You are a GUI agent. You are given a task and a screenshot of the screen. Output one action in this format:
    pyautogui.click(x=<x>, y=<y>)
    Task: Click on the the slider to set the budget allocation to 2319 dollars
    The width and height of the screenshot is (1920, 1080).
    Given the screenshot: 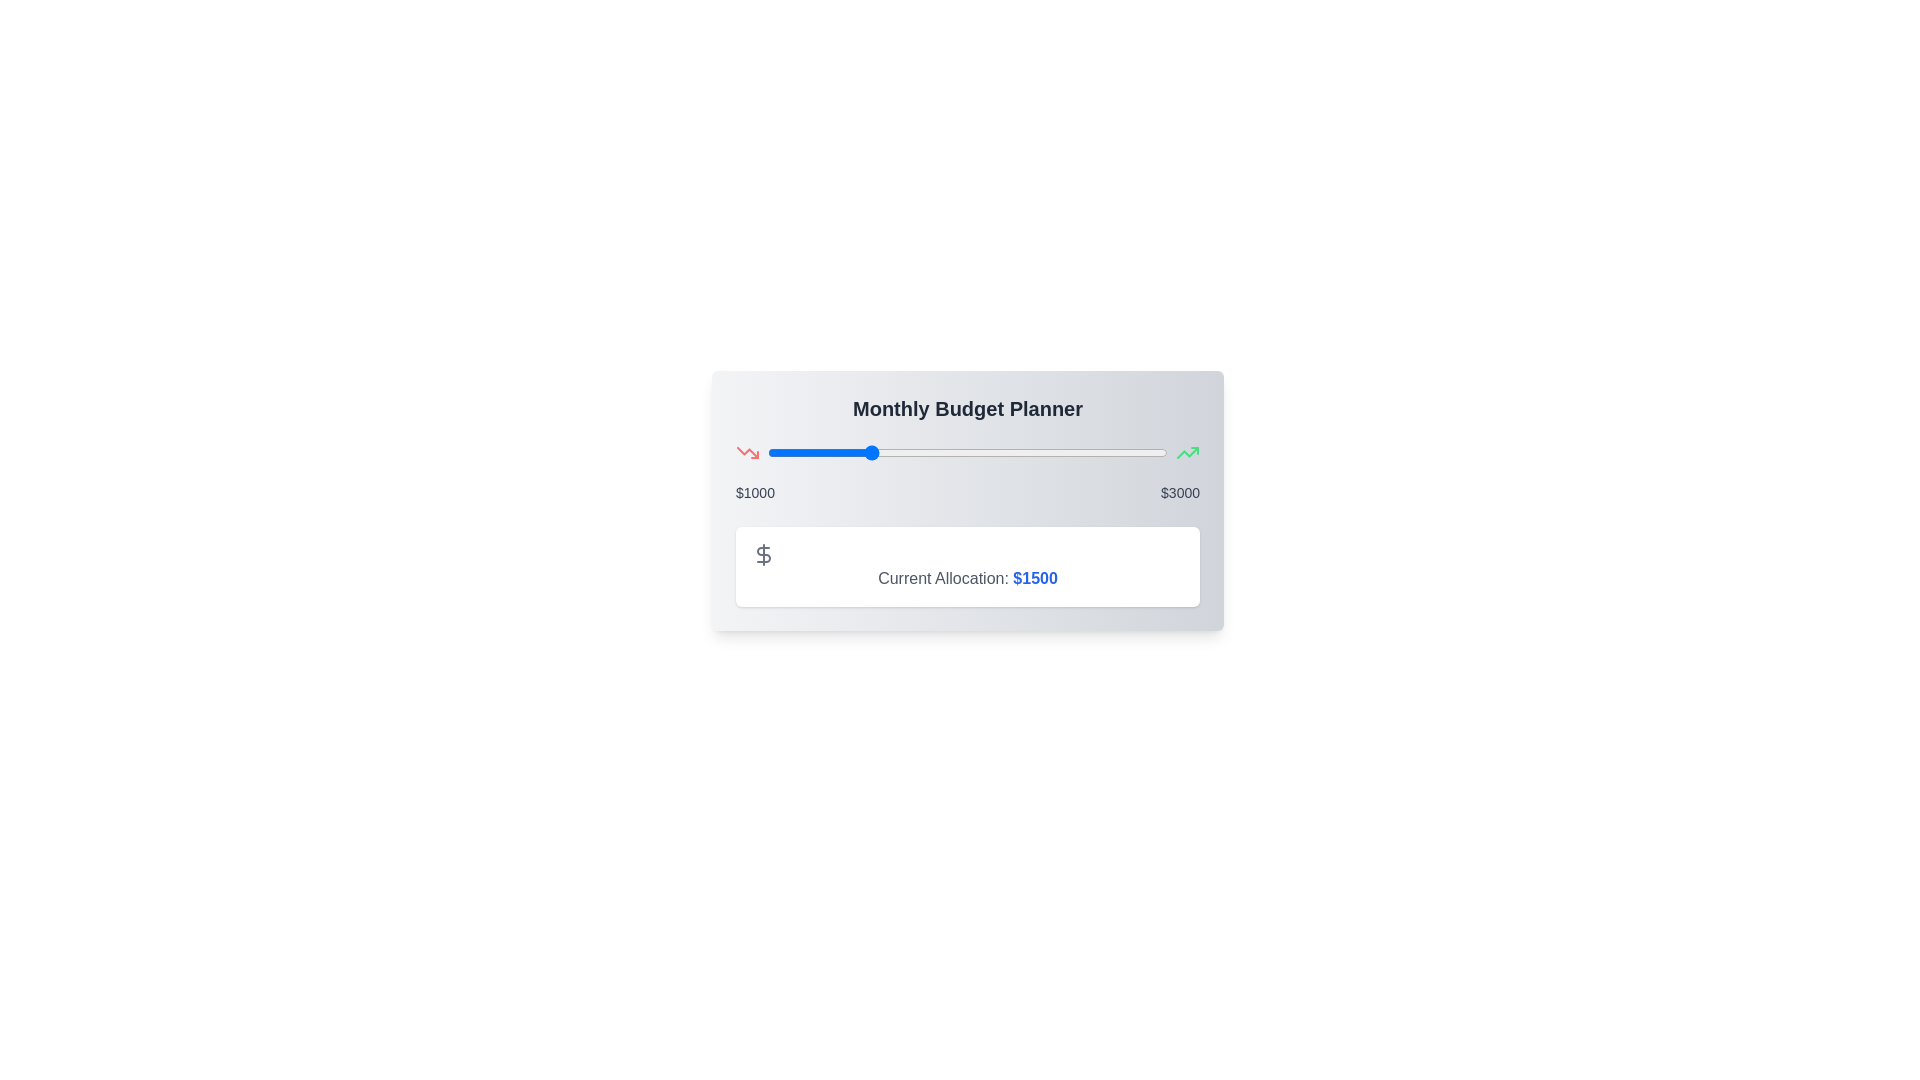 What is the action you would take?
    pyautogui.click(x=1031, y=452)
    